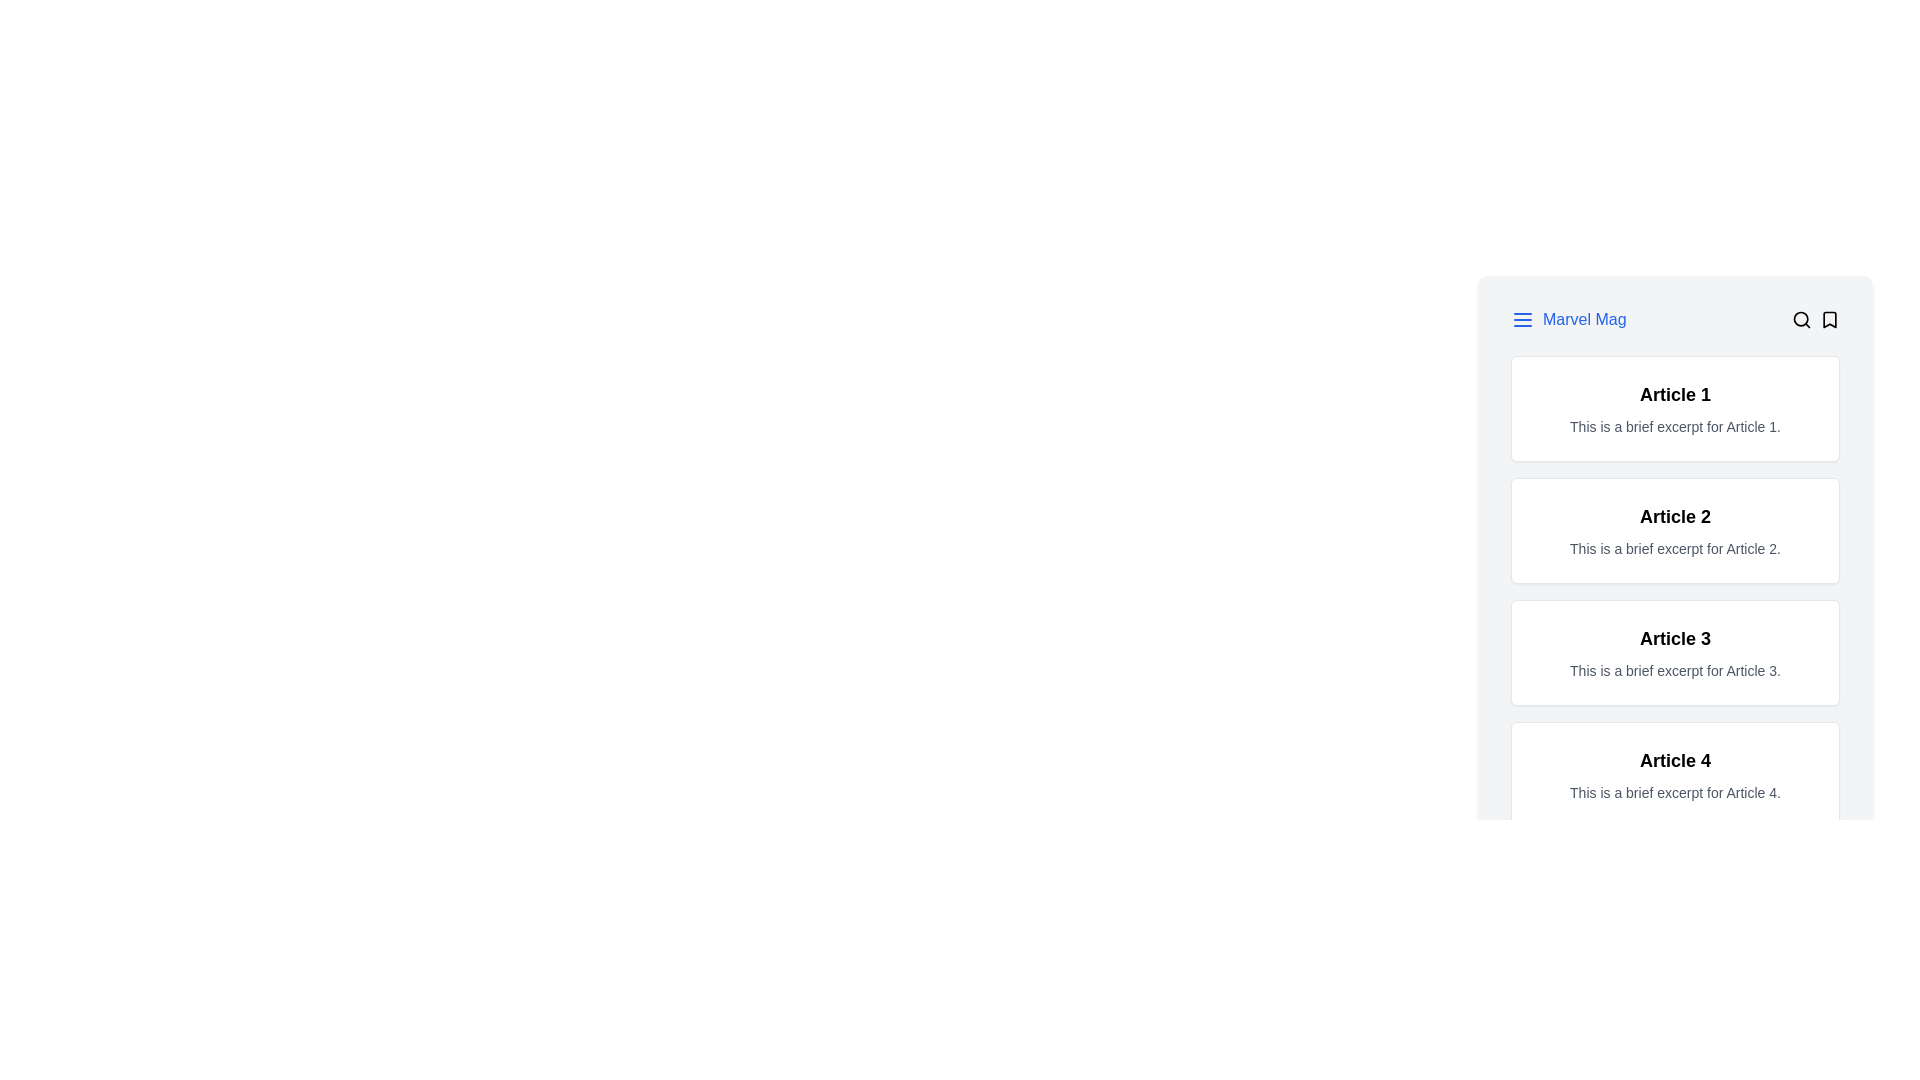 This screenshot has height=1080, width=1920. I want to click on the minimalistic bookmark icon located at the top-right corner of the interface, so click(1829, 319).